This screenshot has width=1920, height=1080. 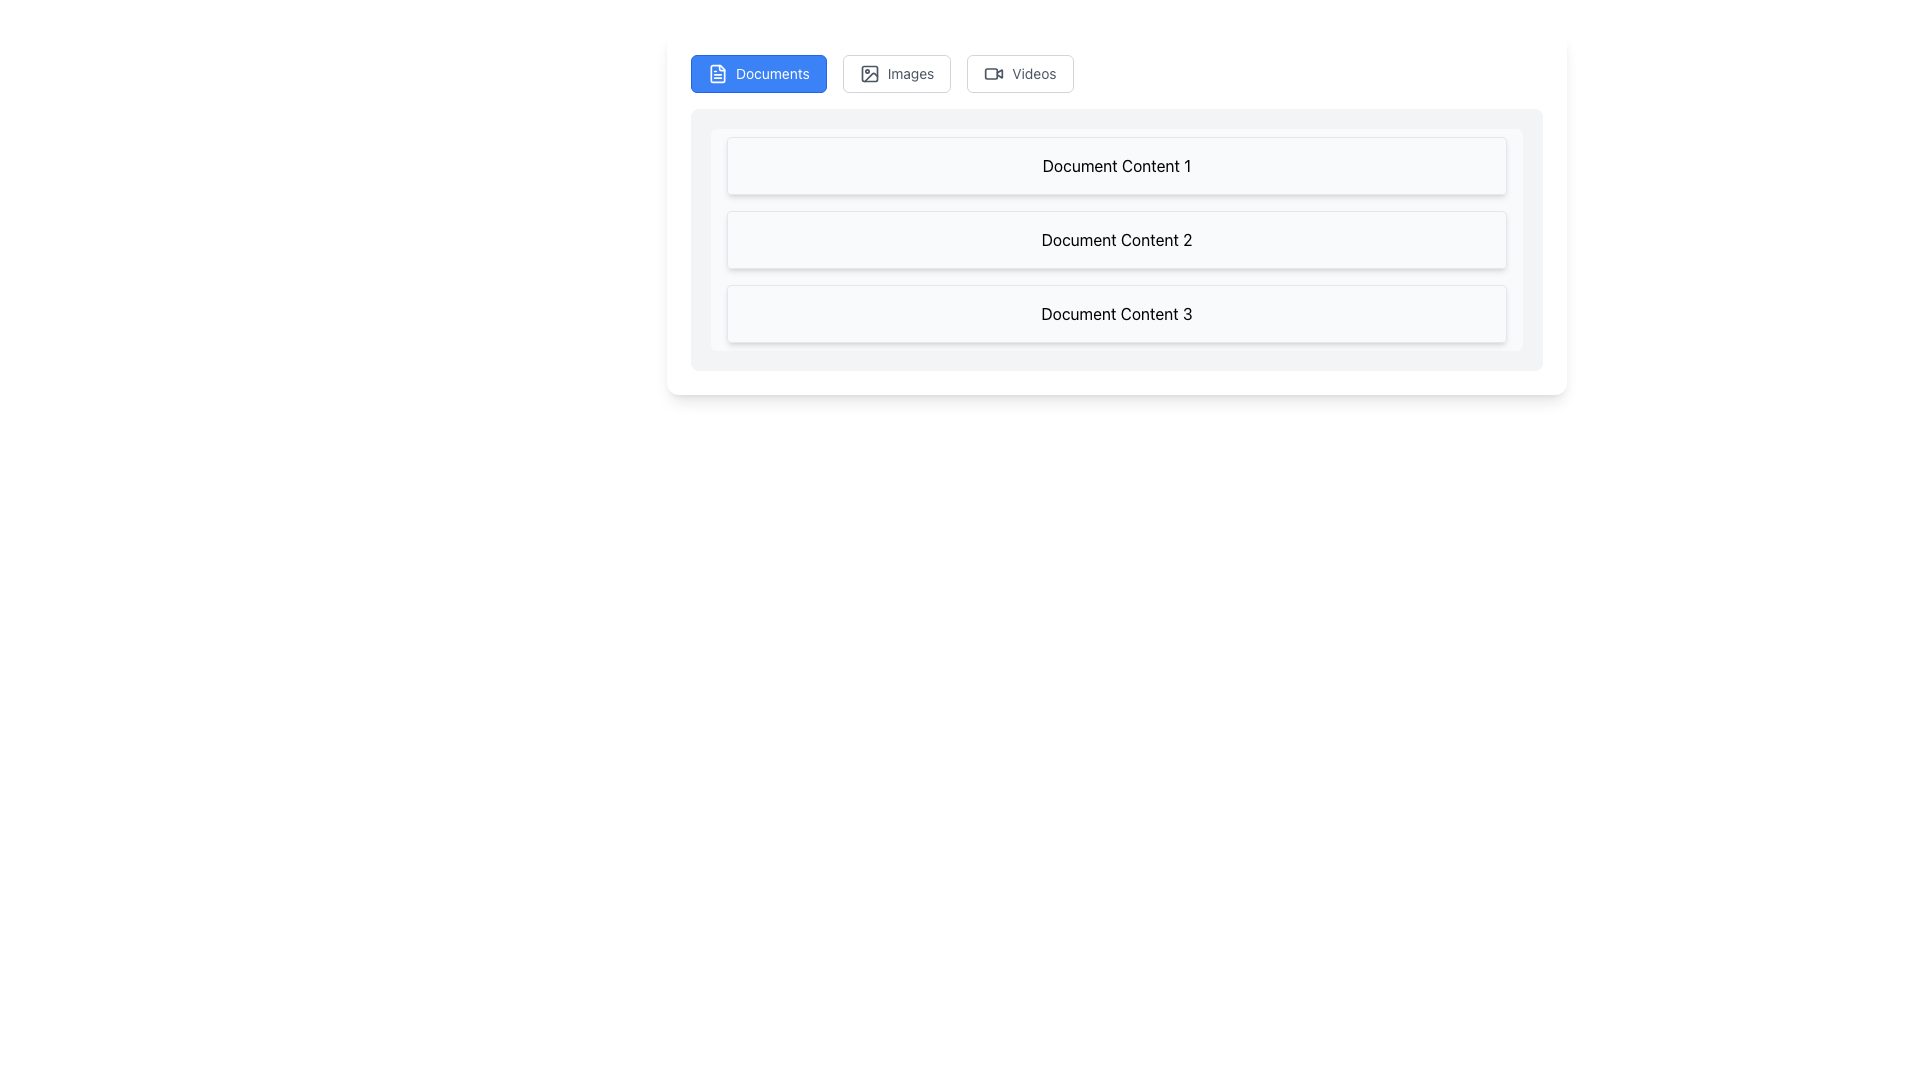 What do you see at coordinates (896, 72) in the screenshot?
I see `the 'Images' button, which is located in the center of three horizontally aligned buttons, to observe styling changes` at bounding box center [896, 72].